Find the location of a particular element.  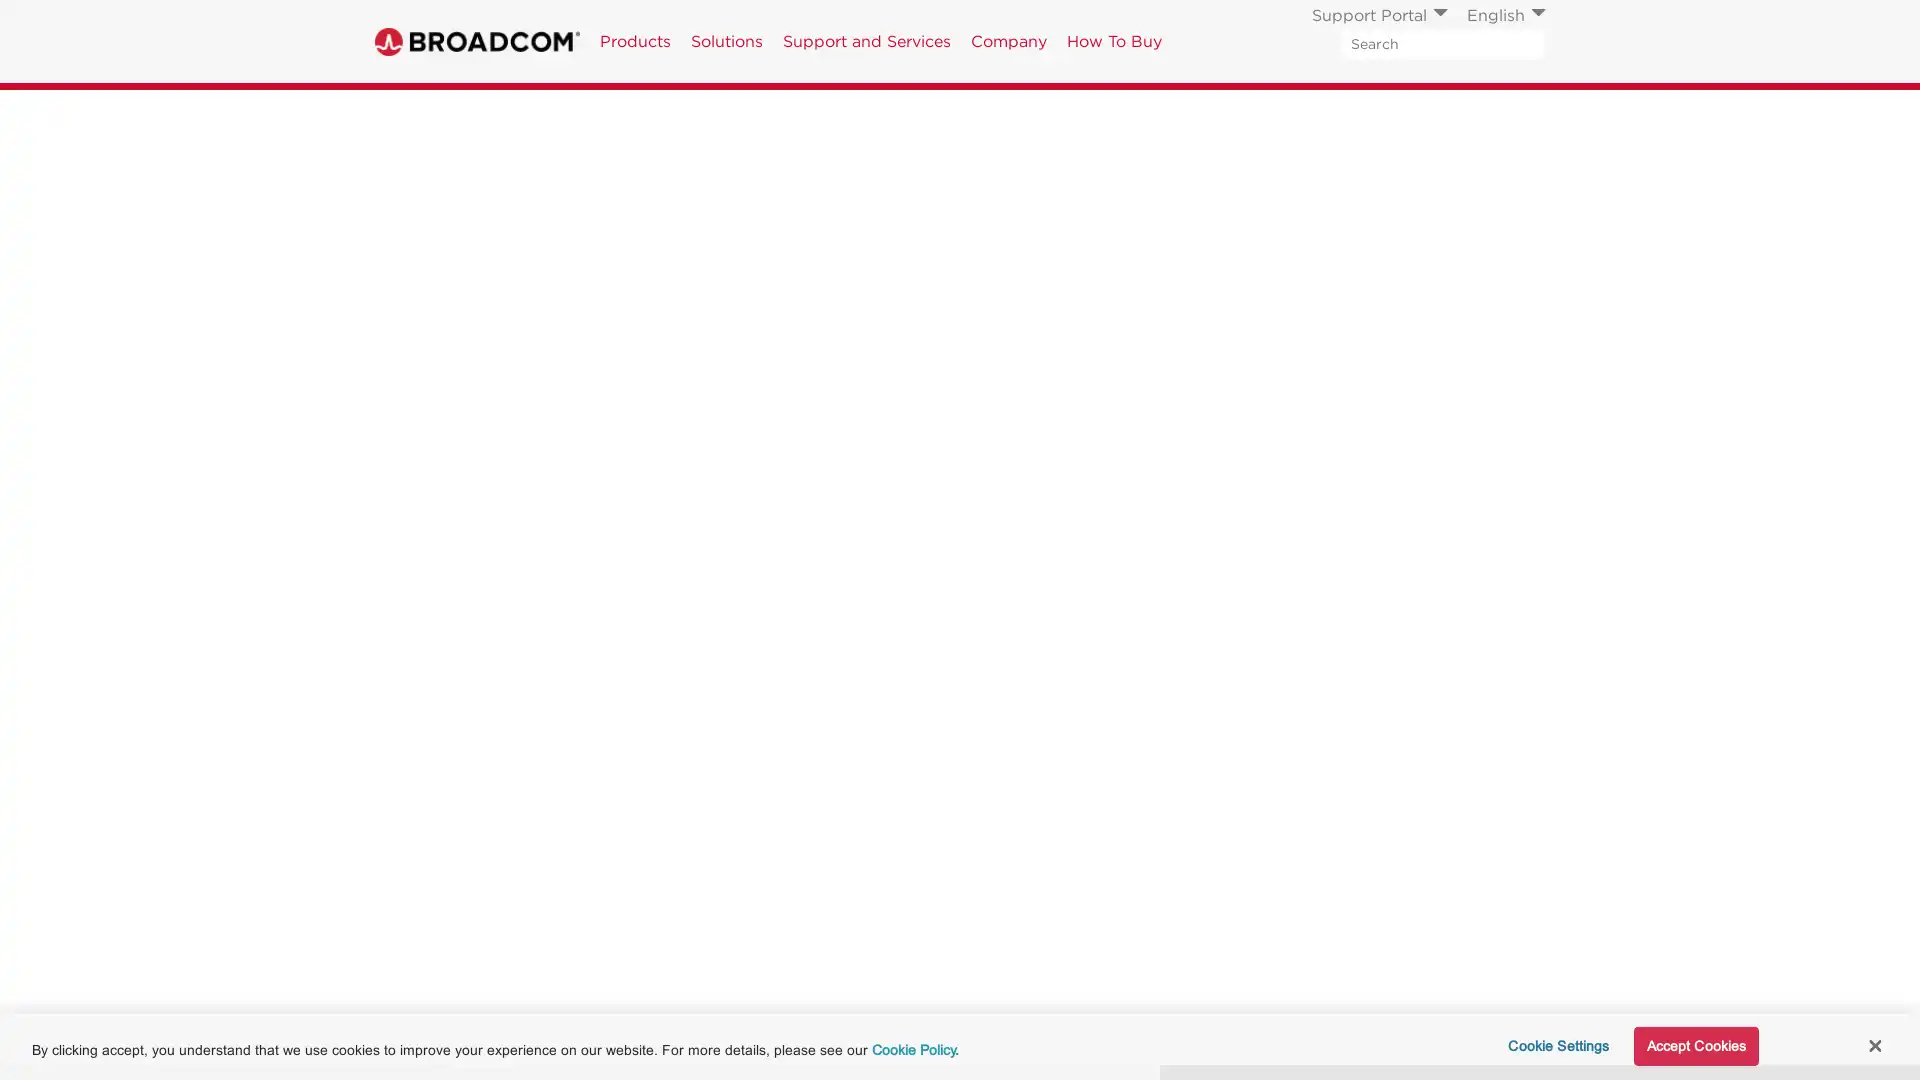

Close is located at coordinates (1873, 1044).